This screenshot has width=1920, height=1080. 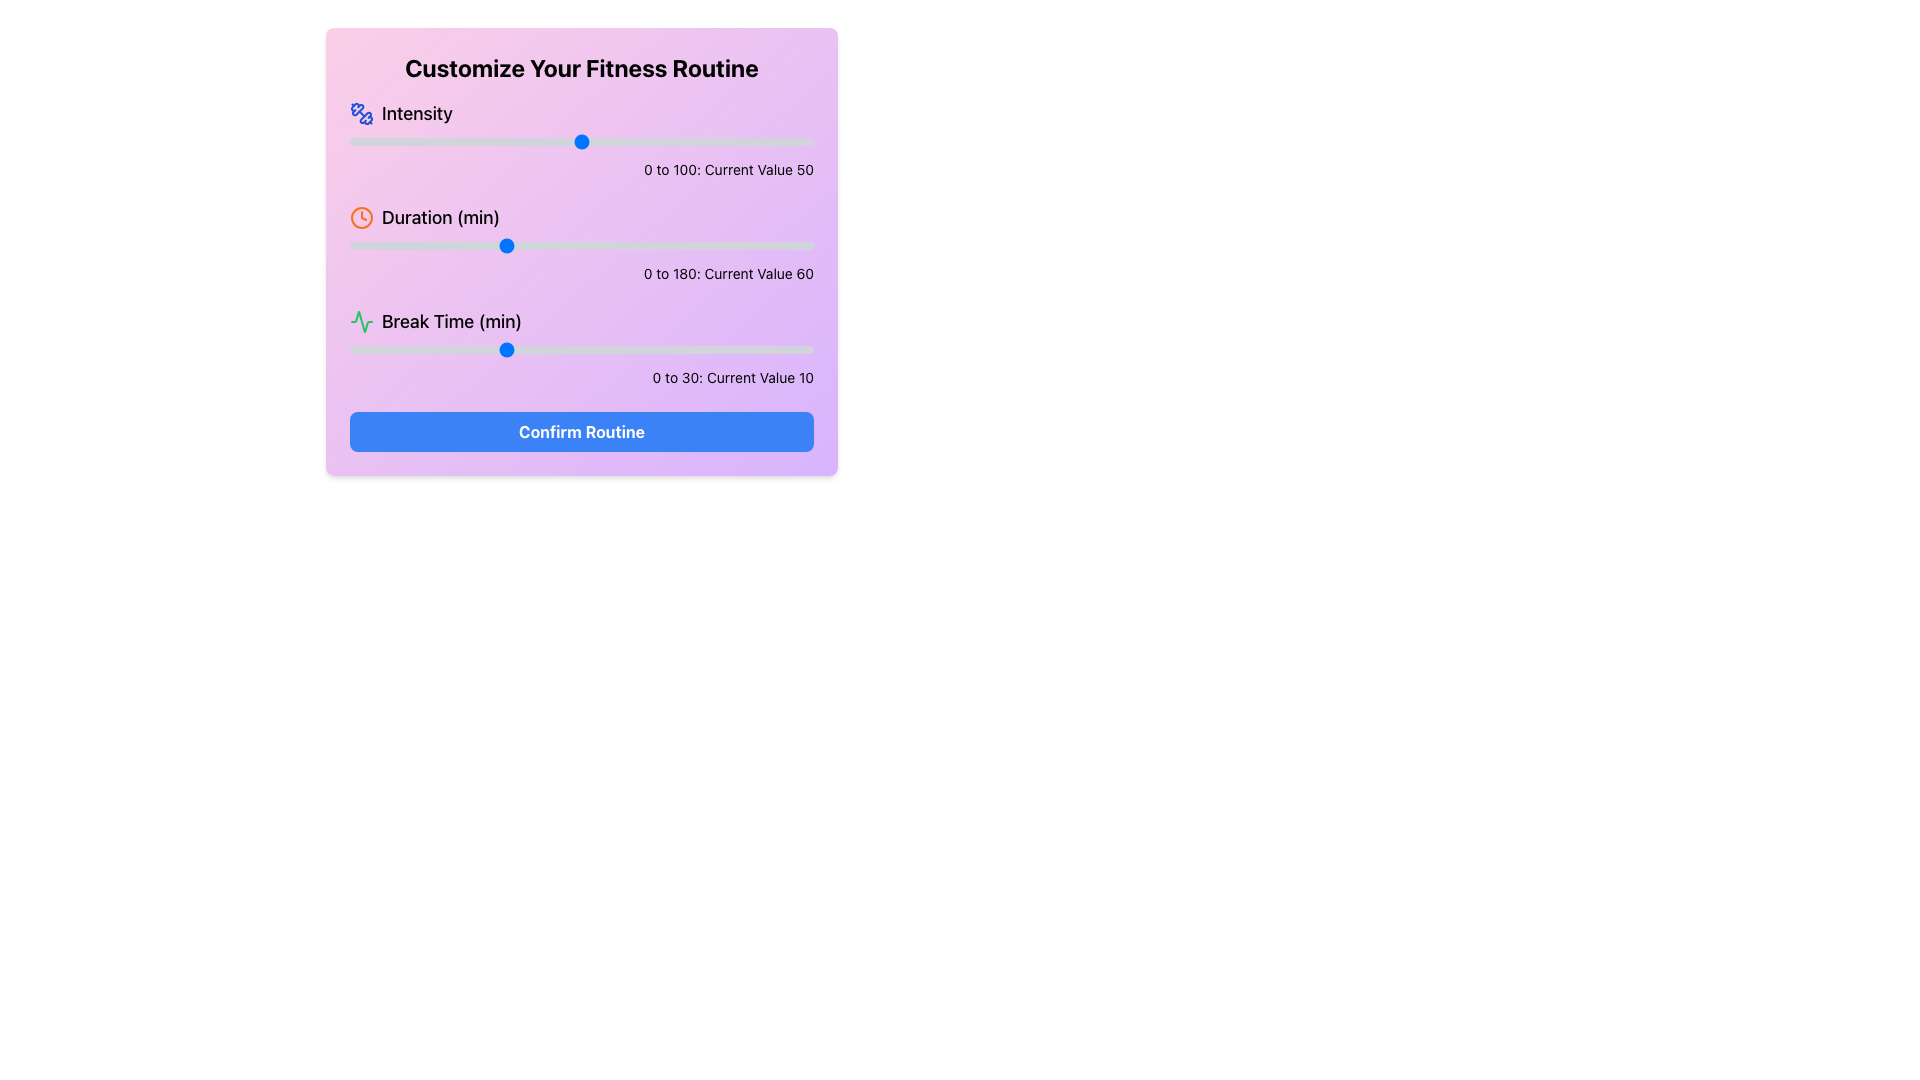 I want to click on the horizontal slider input (Range) for 'Break Time (min)', which is the third slider in the interface with a current value of 10, so click(x=580, y=349).